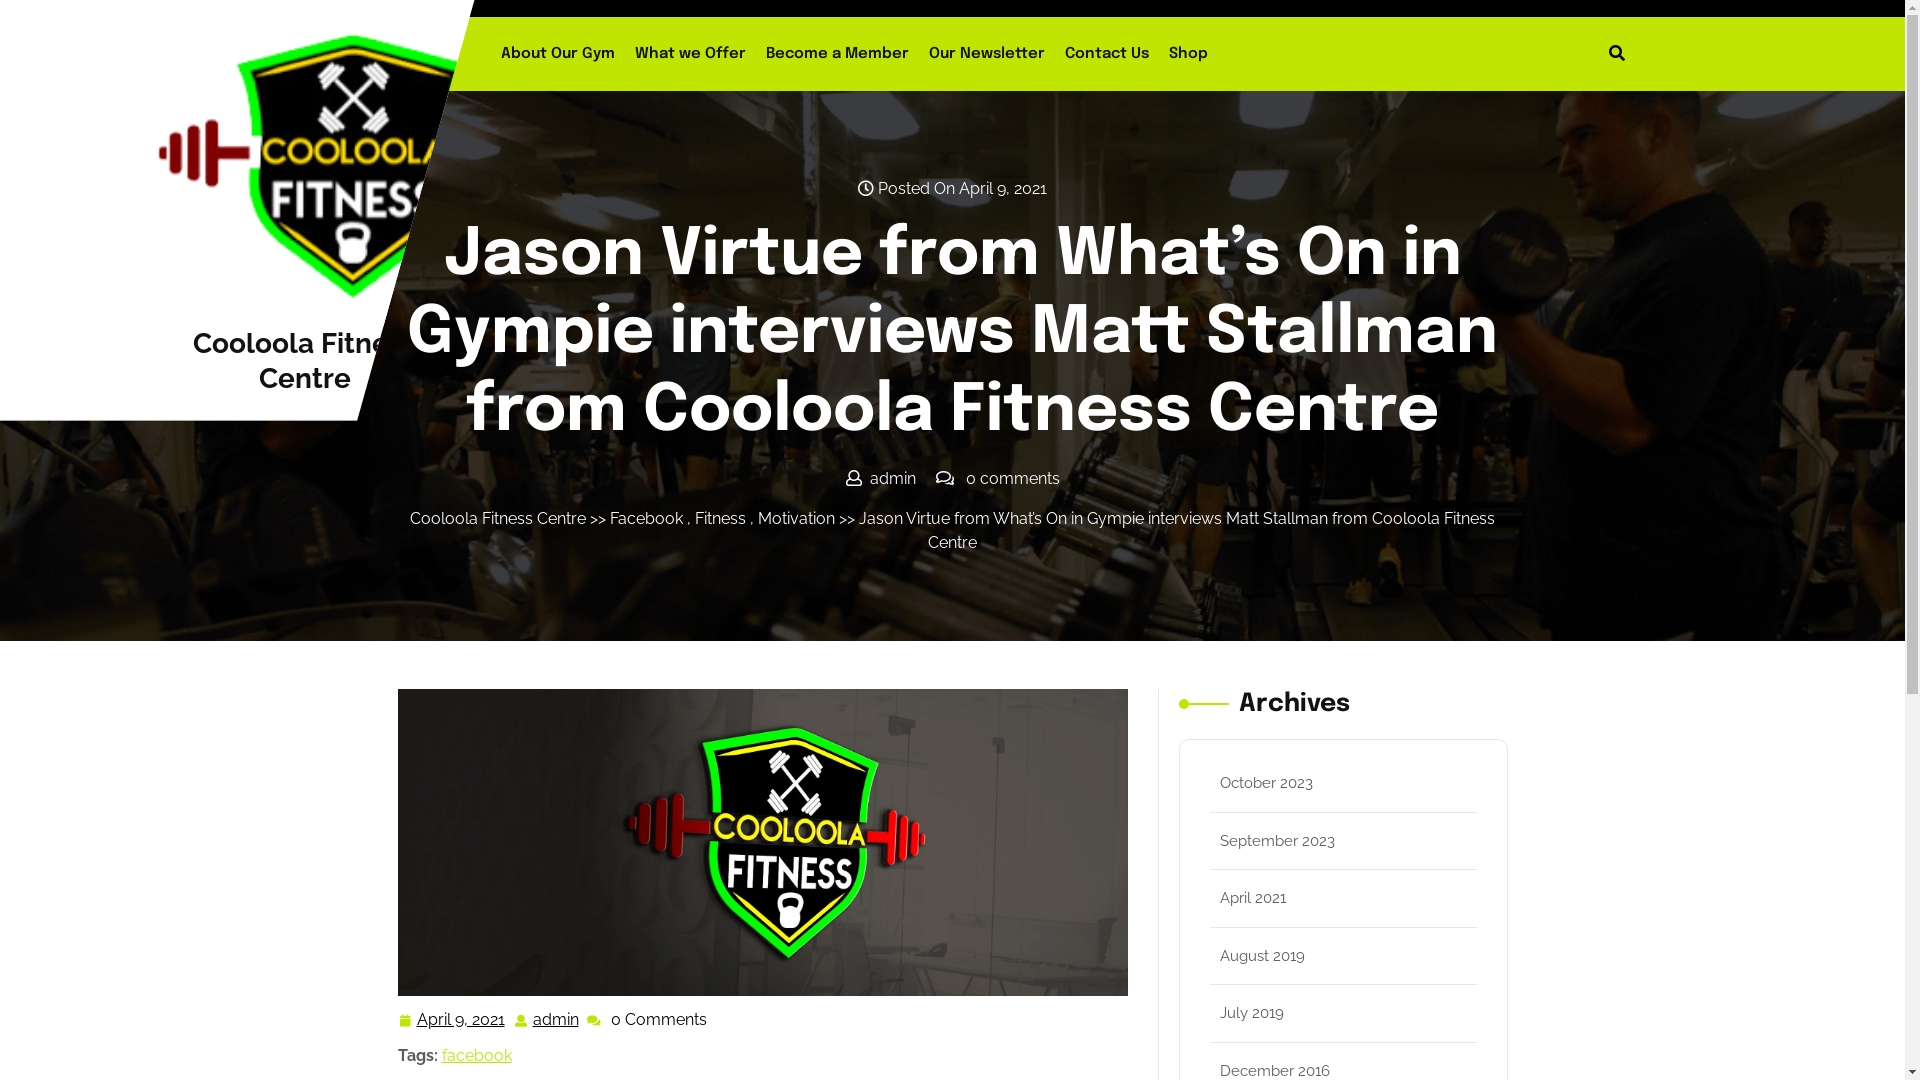  Describe the element at coordinates (1158, 52) in the screenshot. I see `'Shop'` at that location.